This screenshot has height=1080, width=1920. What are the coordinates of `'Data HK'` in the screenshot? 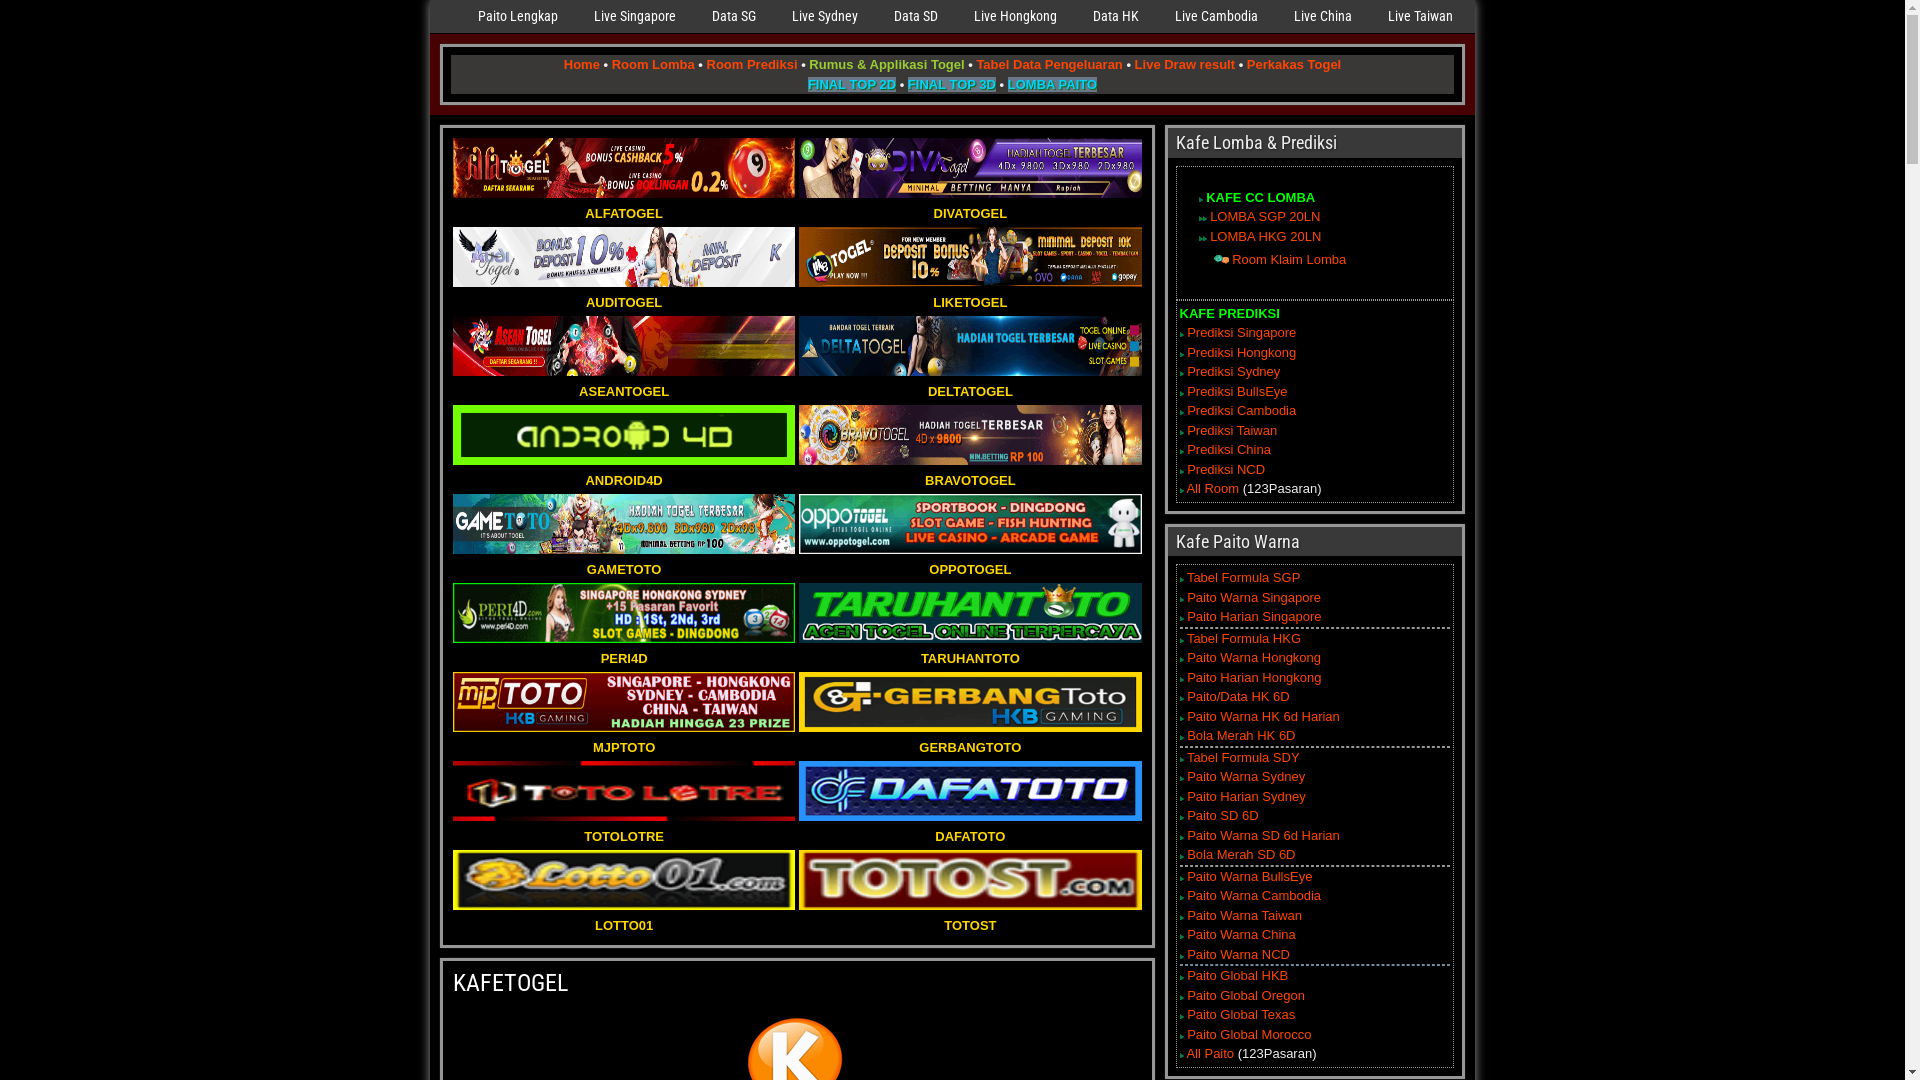 It's located at (1115, 16).